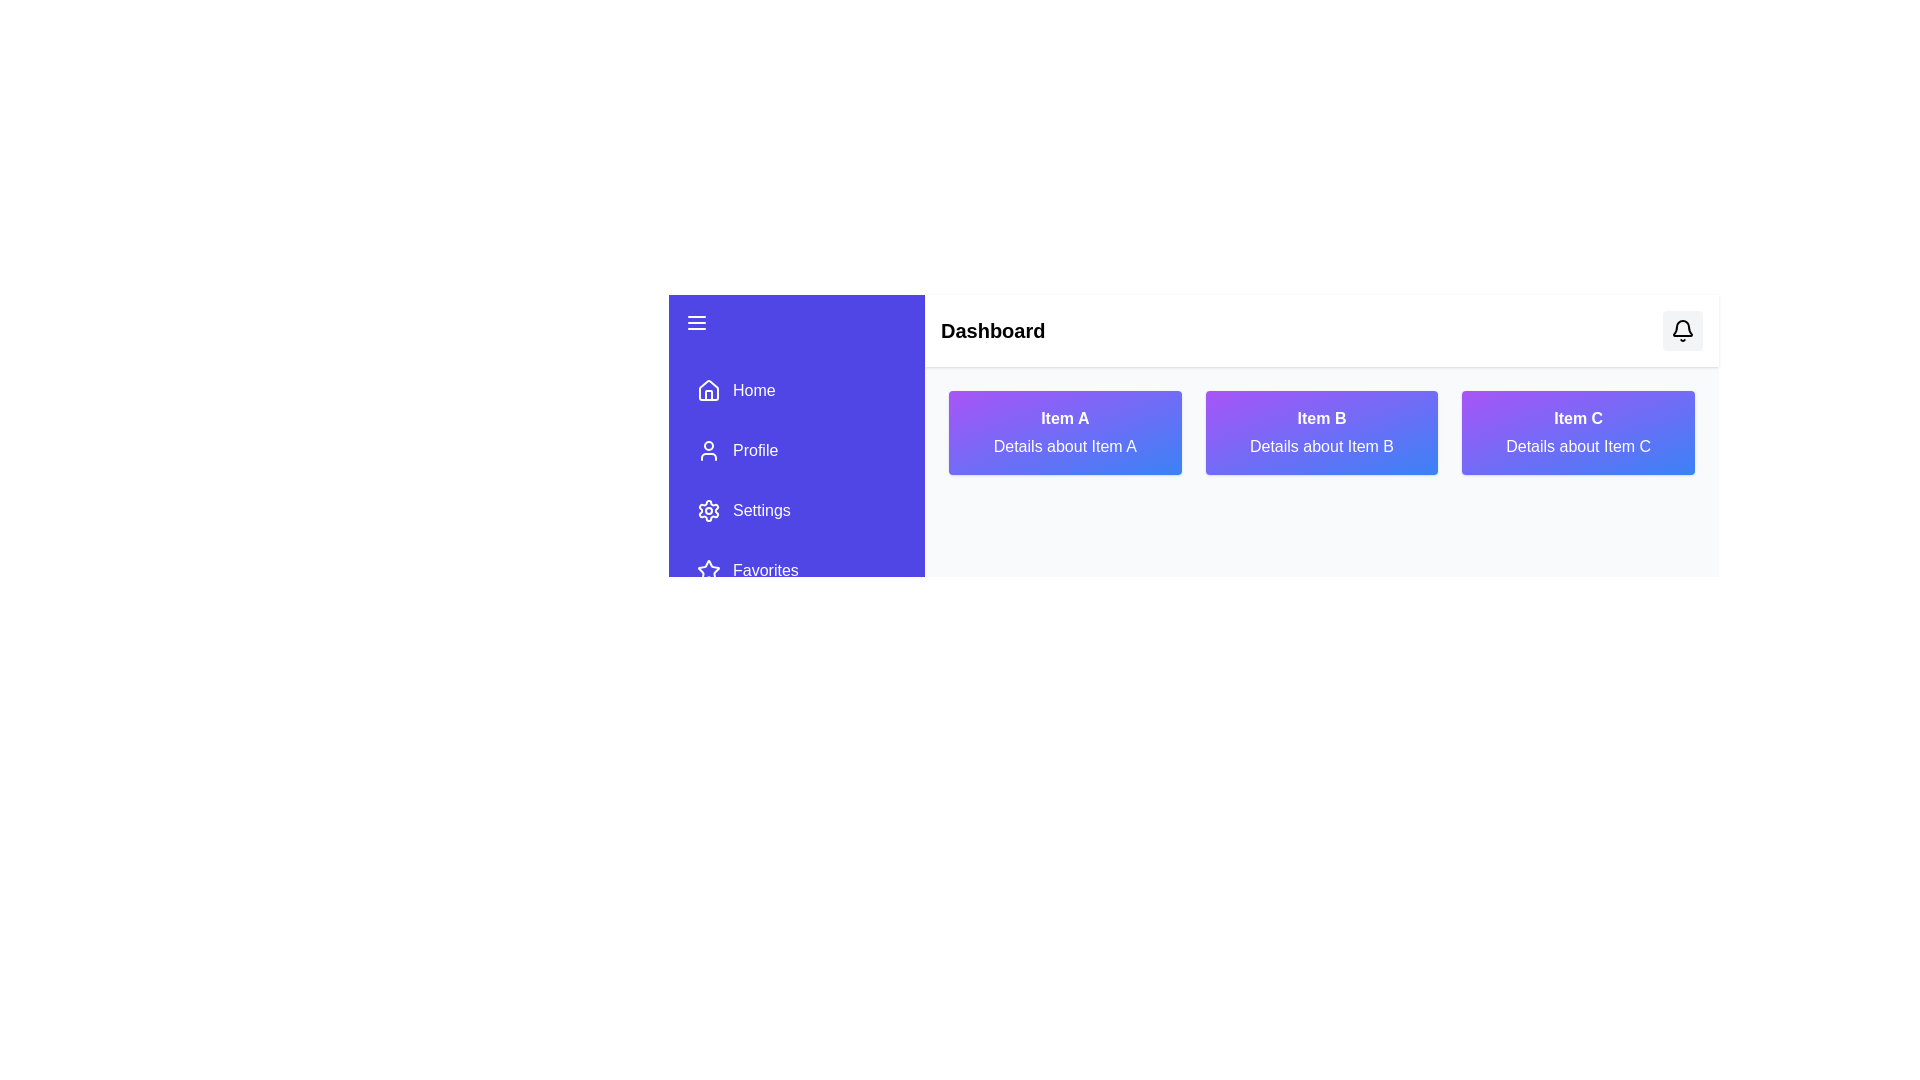  I want to click on text content displayed in the bold, centered label that shows 'Item B', which is located in the second panel of three, styled with a gradient from purple to blue and positioned above the description 'Details about Item B', so click(1321, 418).